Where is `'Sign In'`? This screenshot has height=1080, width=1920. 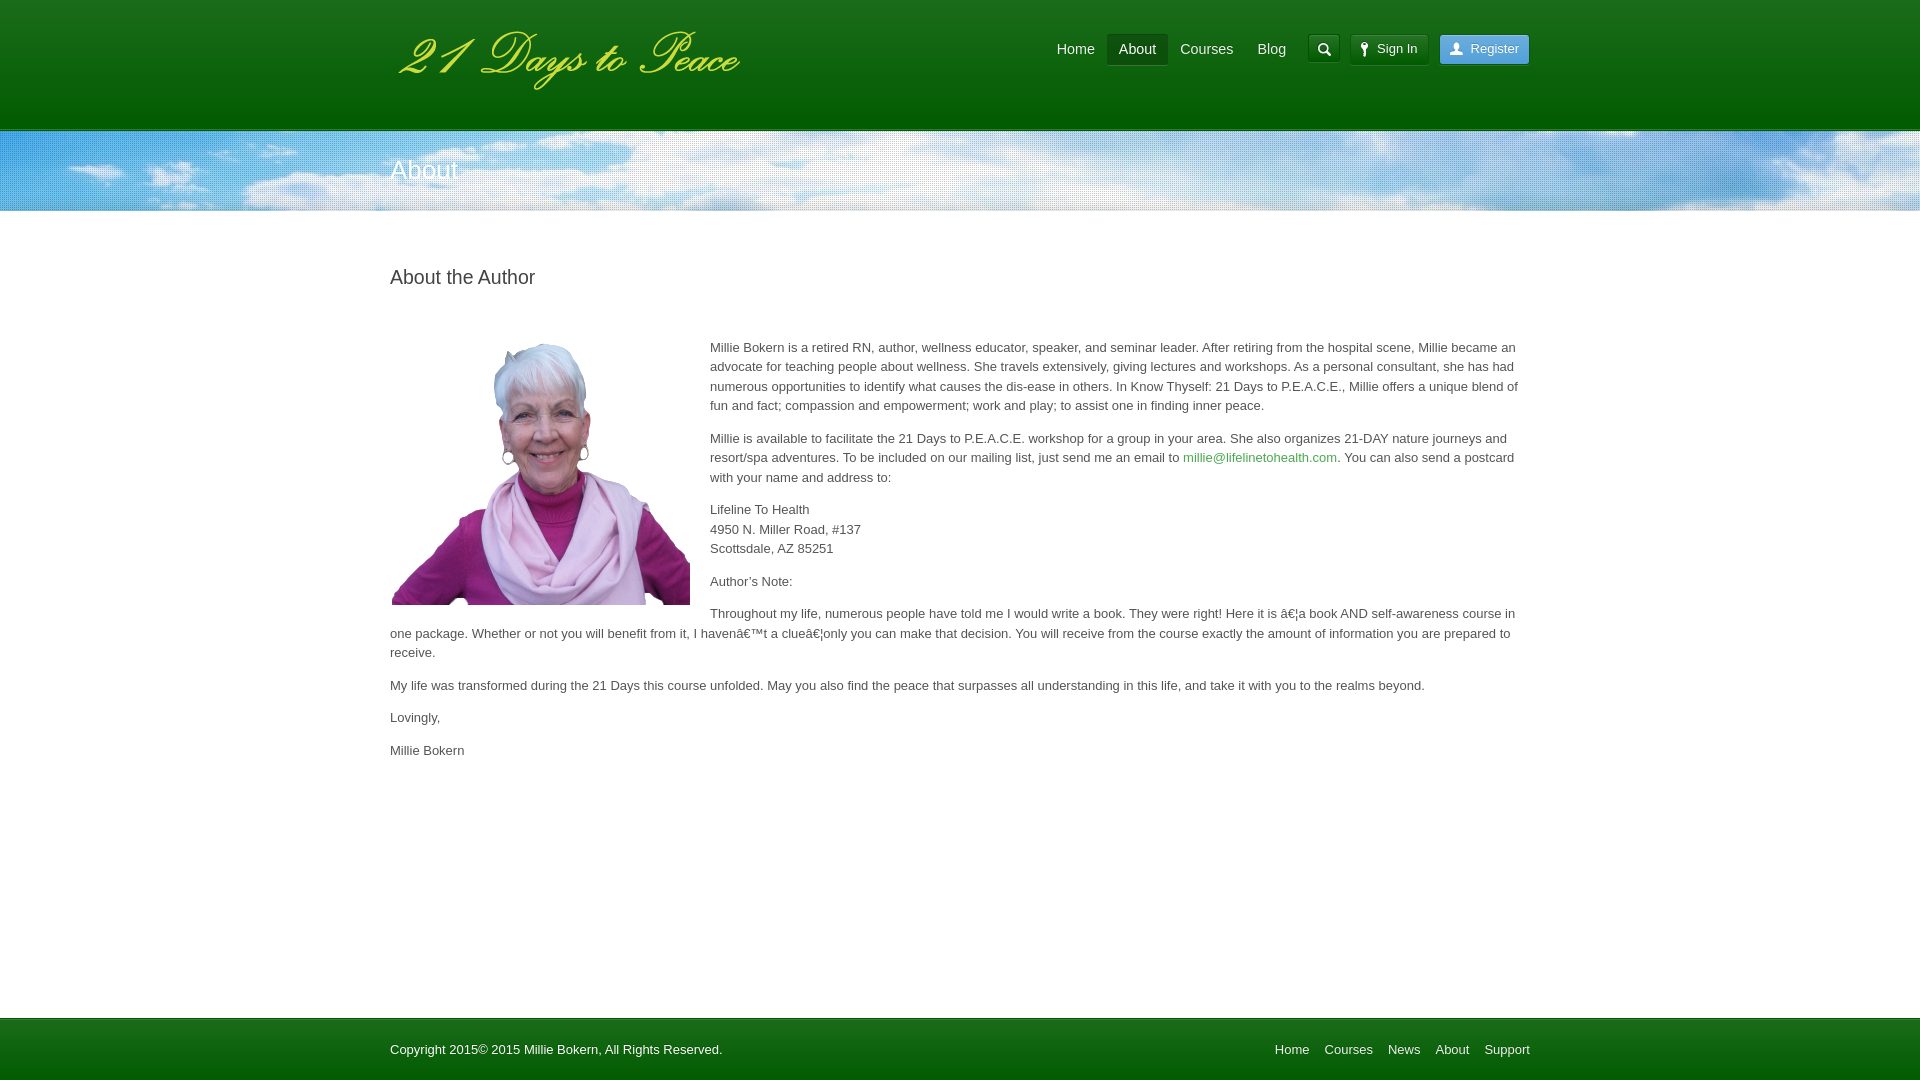 'Sign In' is located at coordinates (1387, 48).